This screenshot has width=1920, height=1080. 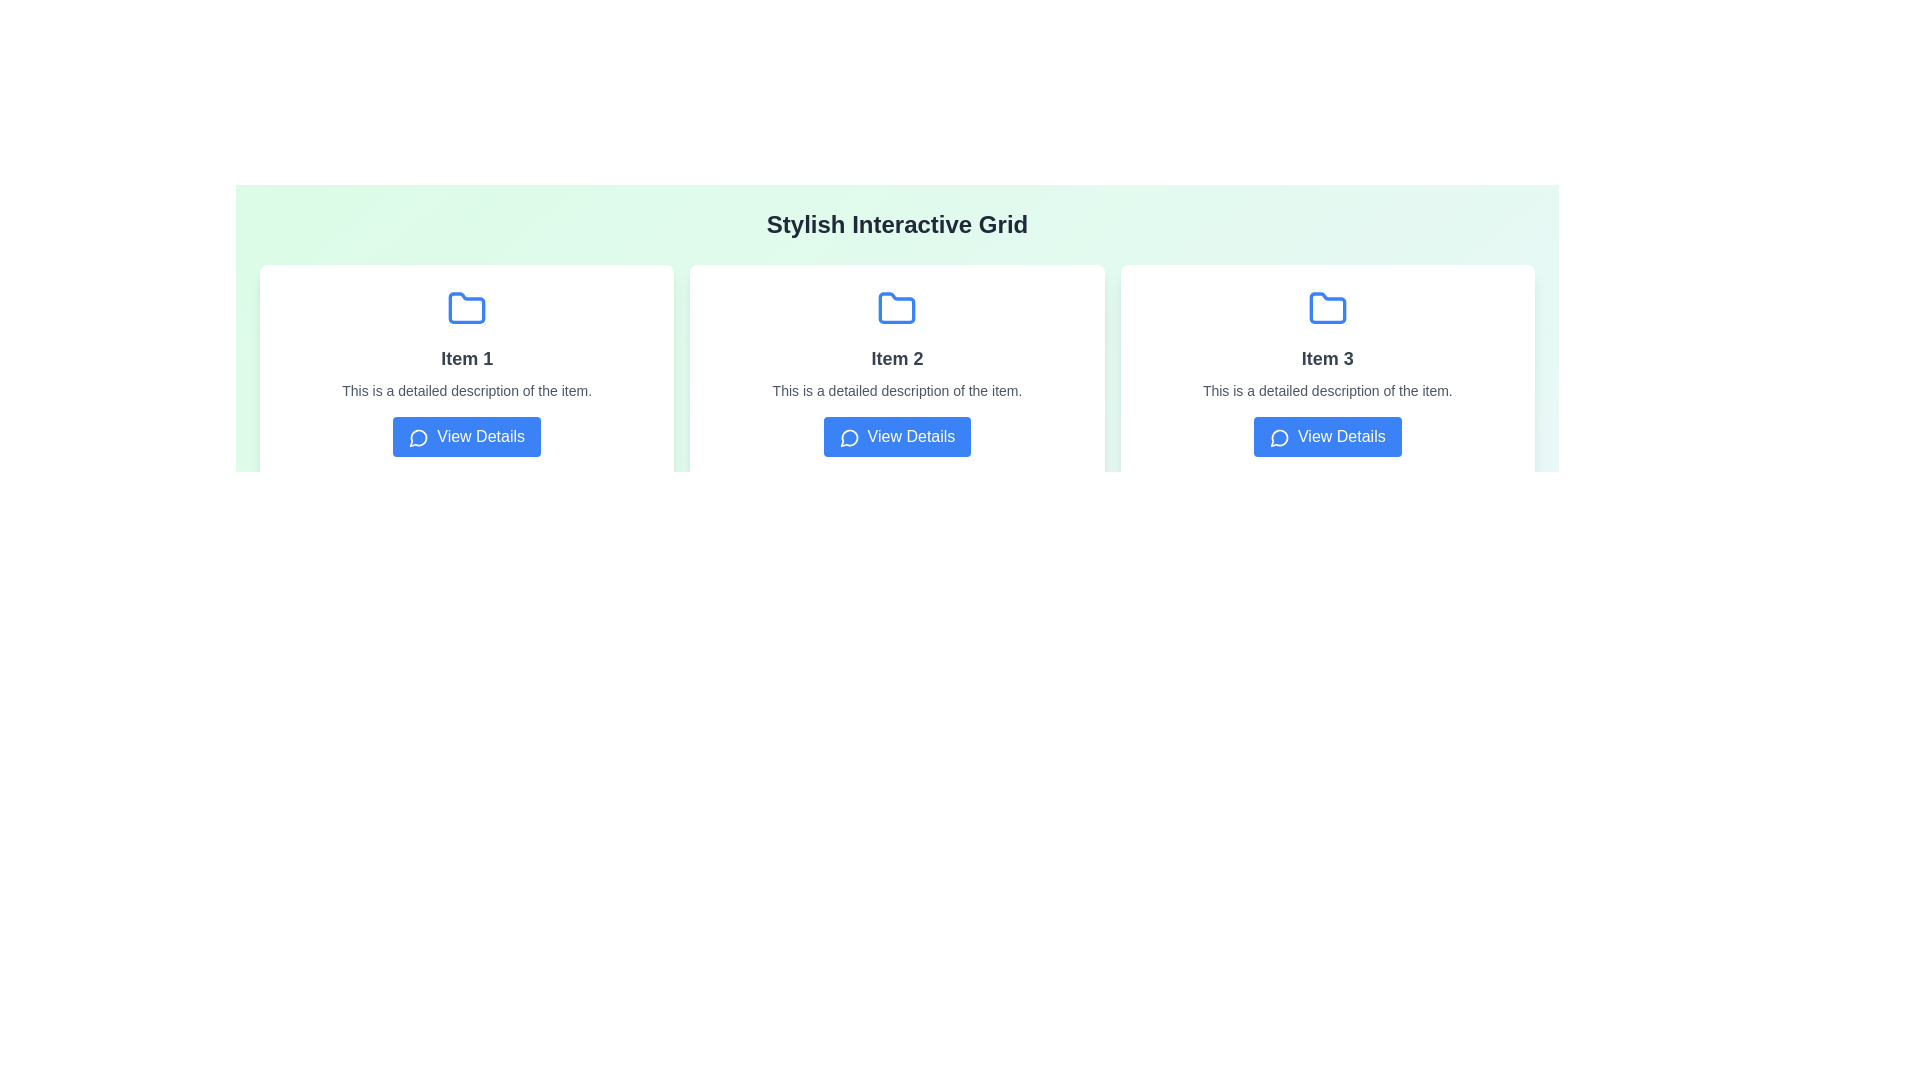 What do you see at coordinates (849, 436) in the screenshot?
I see `the chat bubble icon outlined in white against a blue background located within the 'View Details' button under the card for 'Item 2'` at bounding box center [849, 436].